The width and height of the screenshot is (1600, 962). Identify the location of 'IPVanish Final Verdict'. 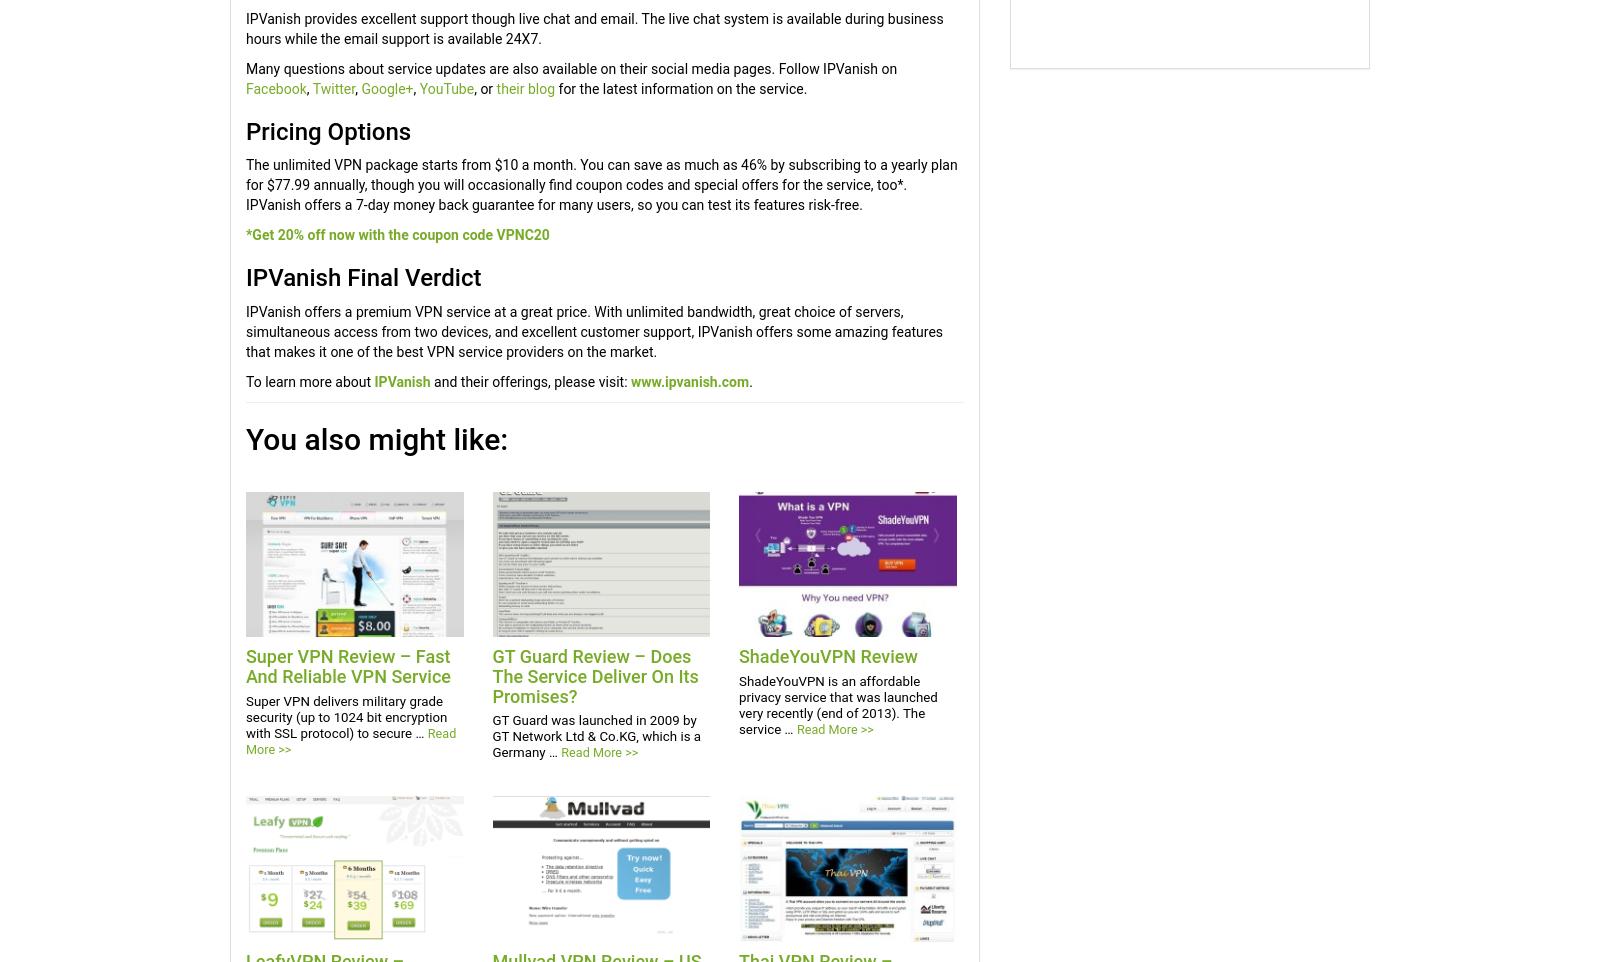
(245, 278).